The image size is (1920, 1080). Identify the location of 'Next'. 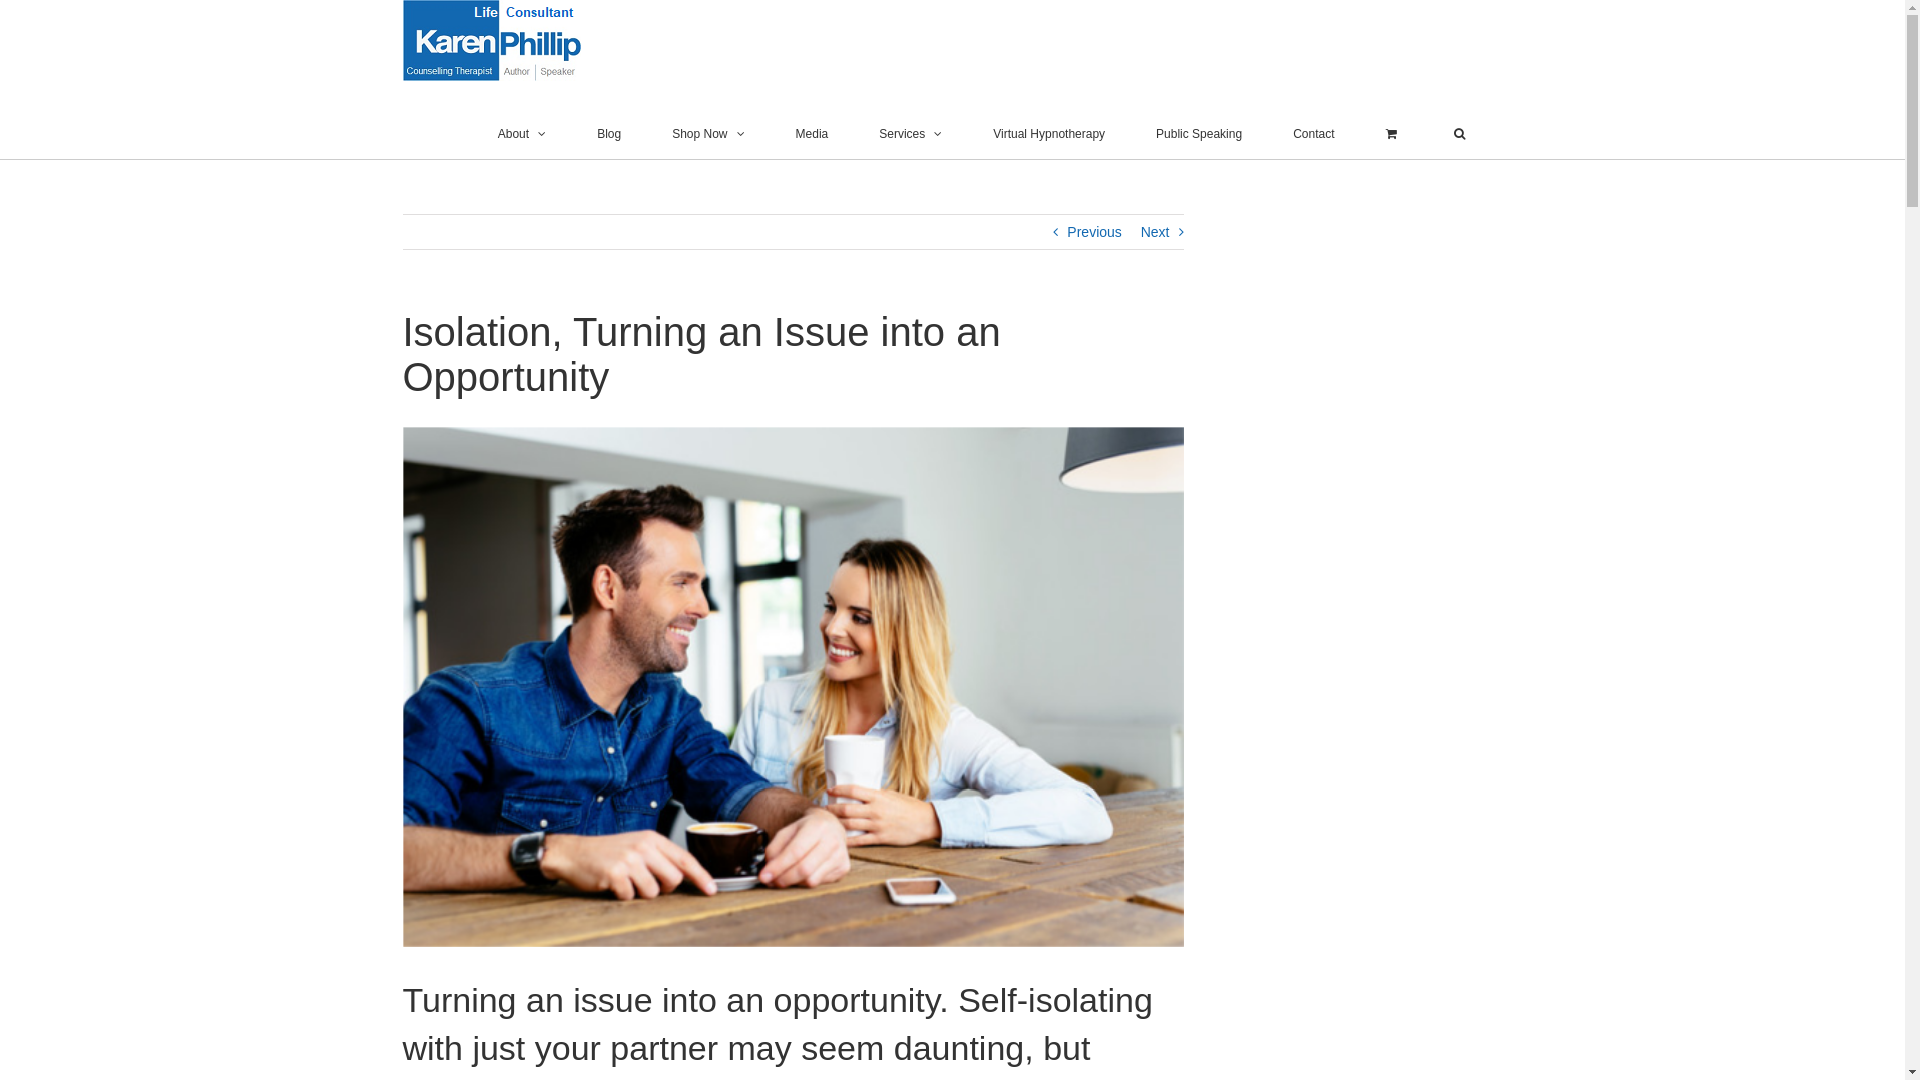
(1155, 230).